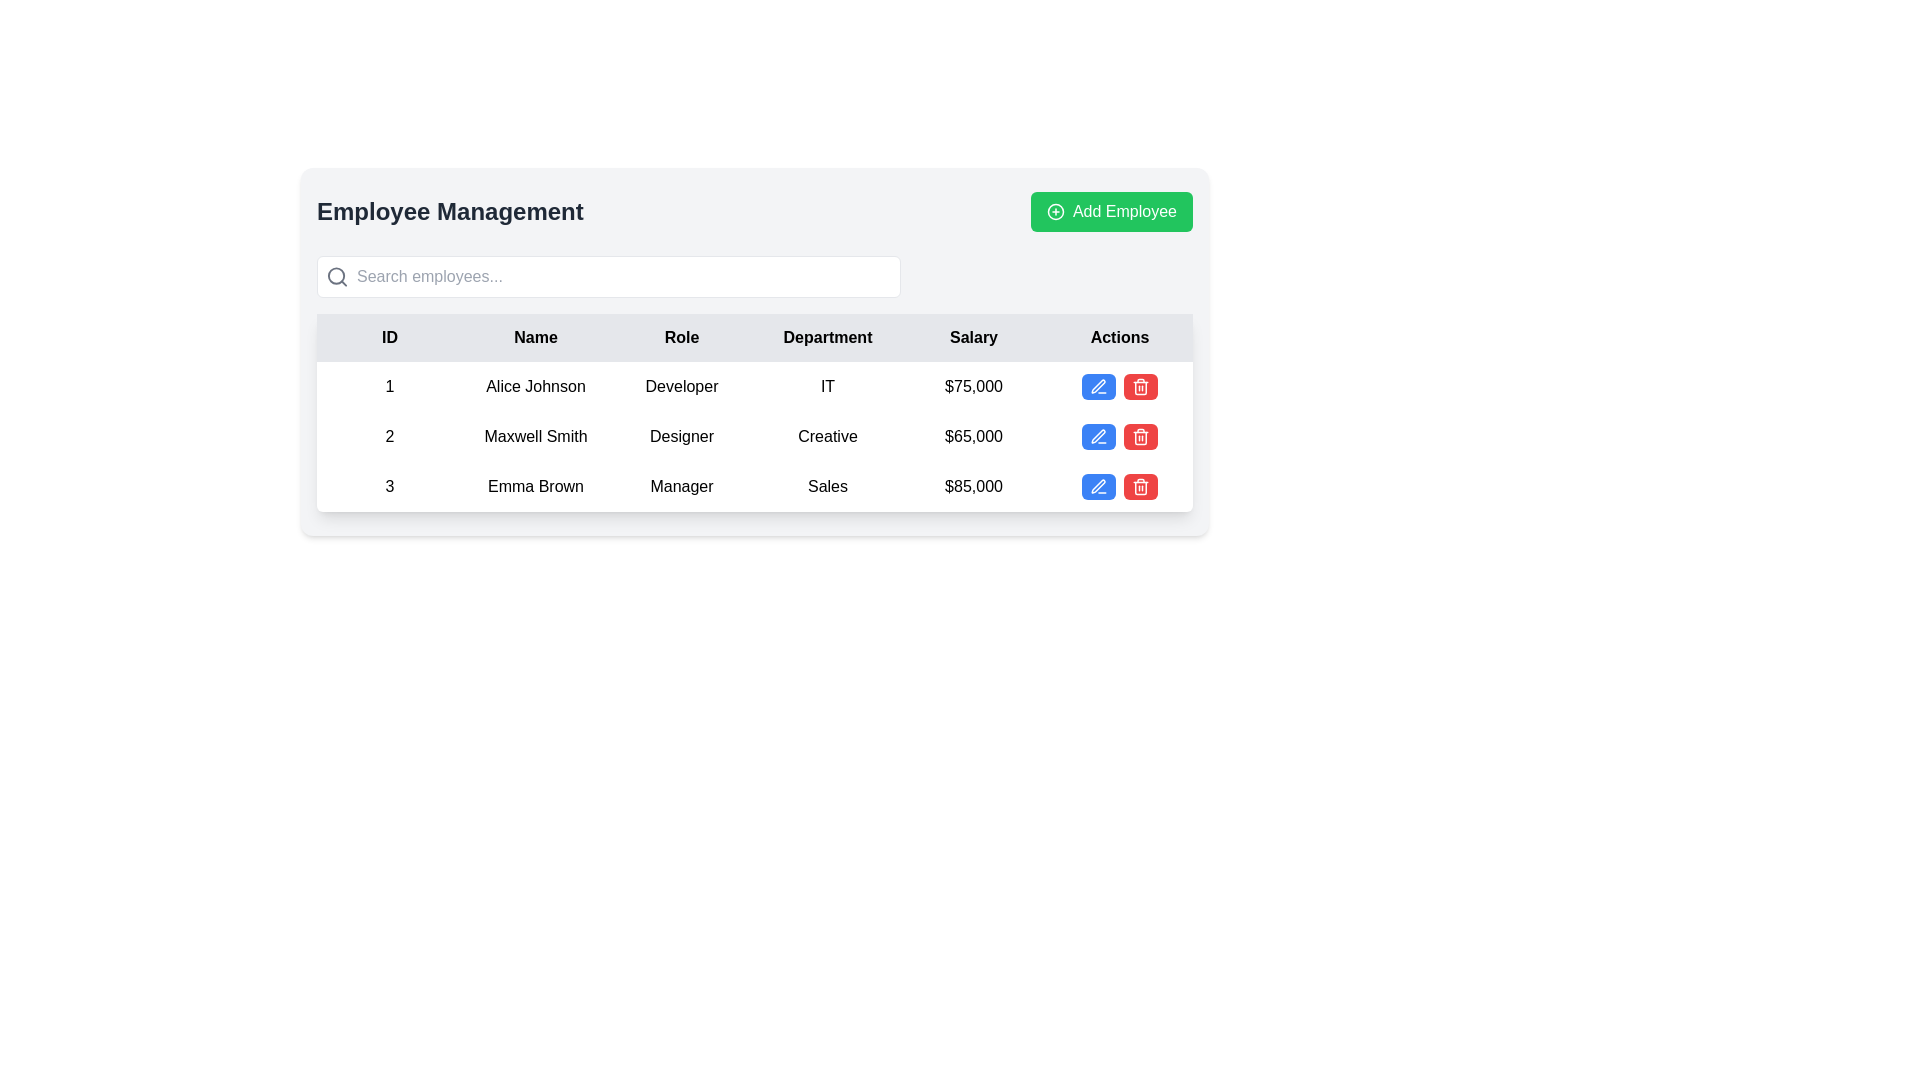 The width and height of the screenshot is (1920, 1080). Describe the element at coordinates (1118, 486) in the screenshot. I see `the buttons in the 'Actions' column of the row for 'Emma Brown'` at that location.